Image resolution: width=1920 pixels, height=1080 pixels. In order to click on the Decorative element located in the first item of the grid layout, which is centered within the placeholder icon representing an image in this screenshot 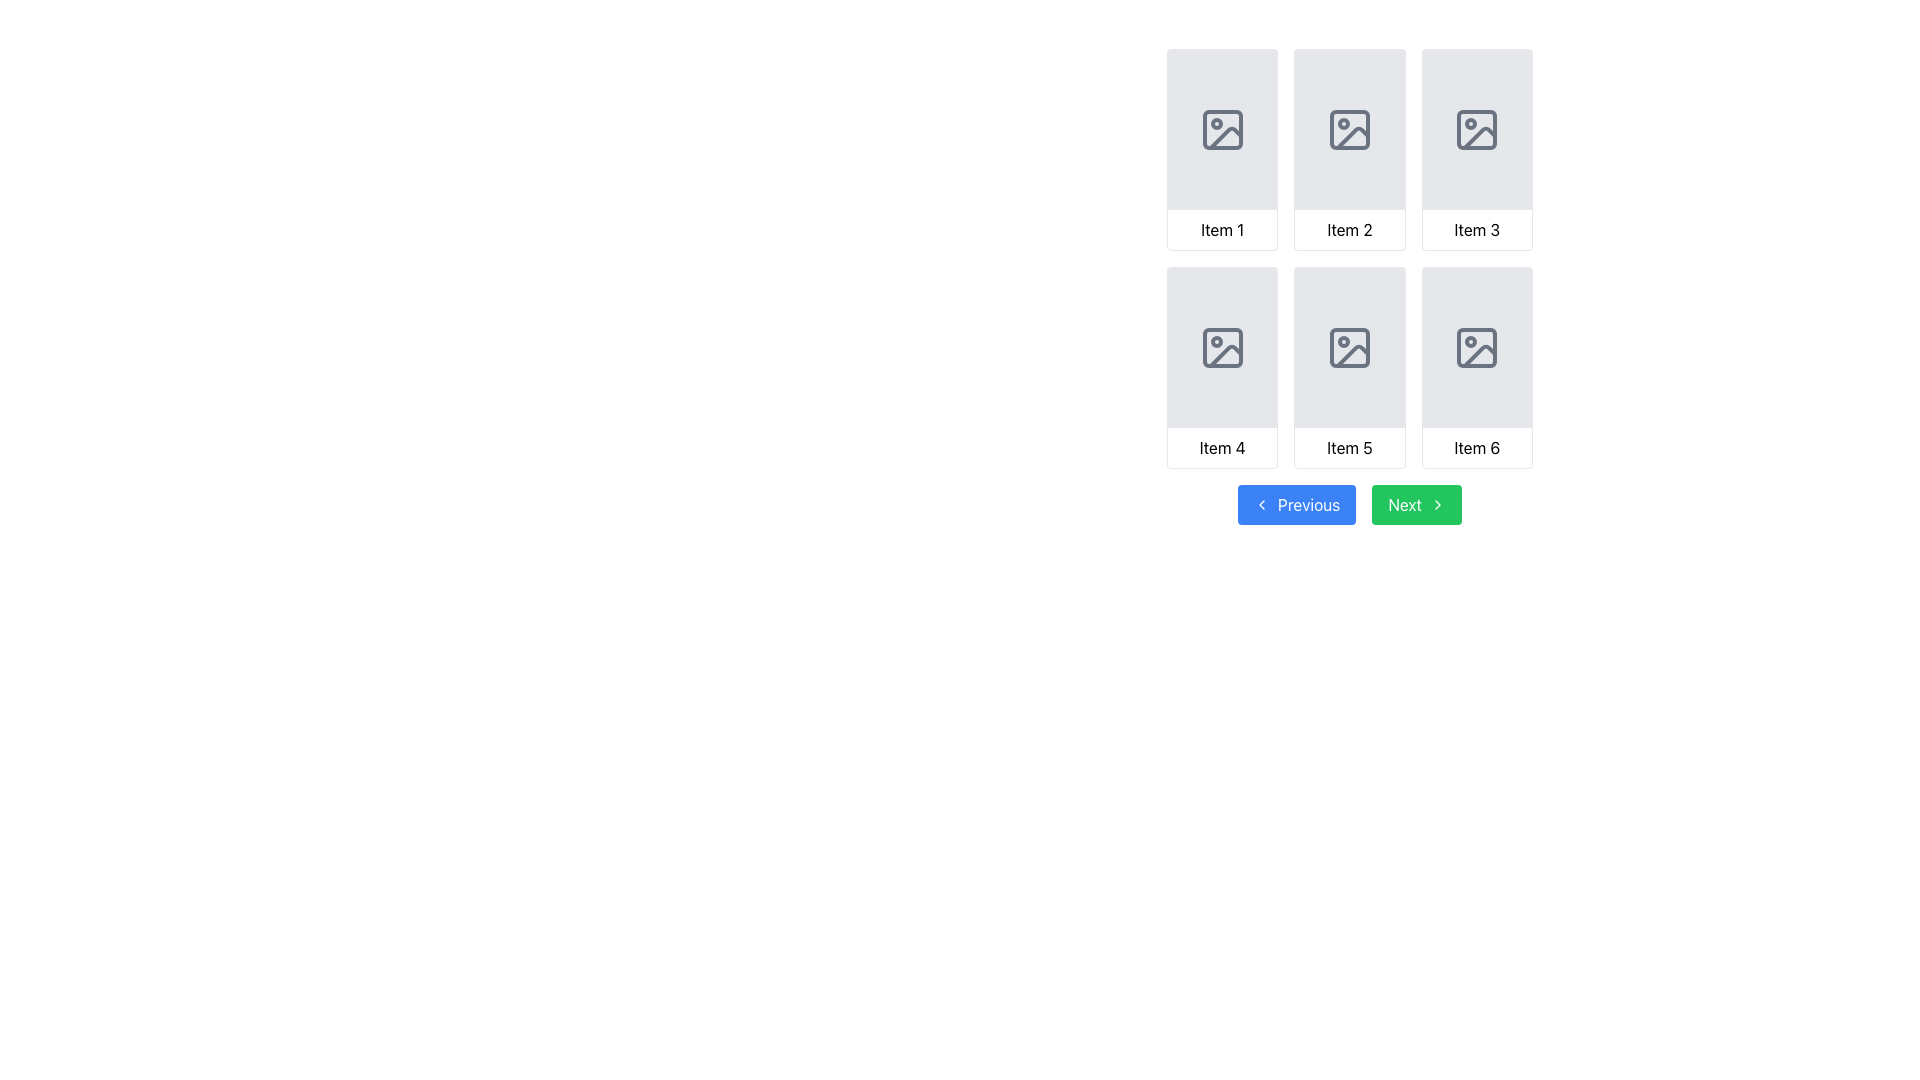, I will do `click(1221, 130)`.